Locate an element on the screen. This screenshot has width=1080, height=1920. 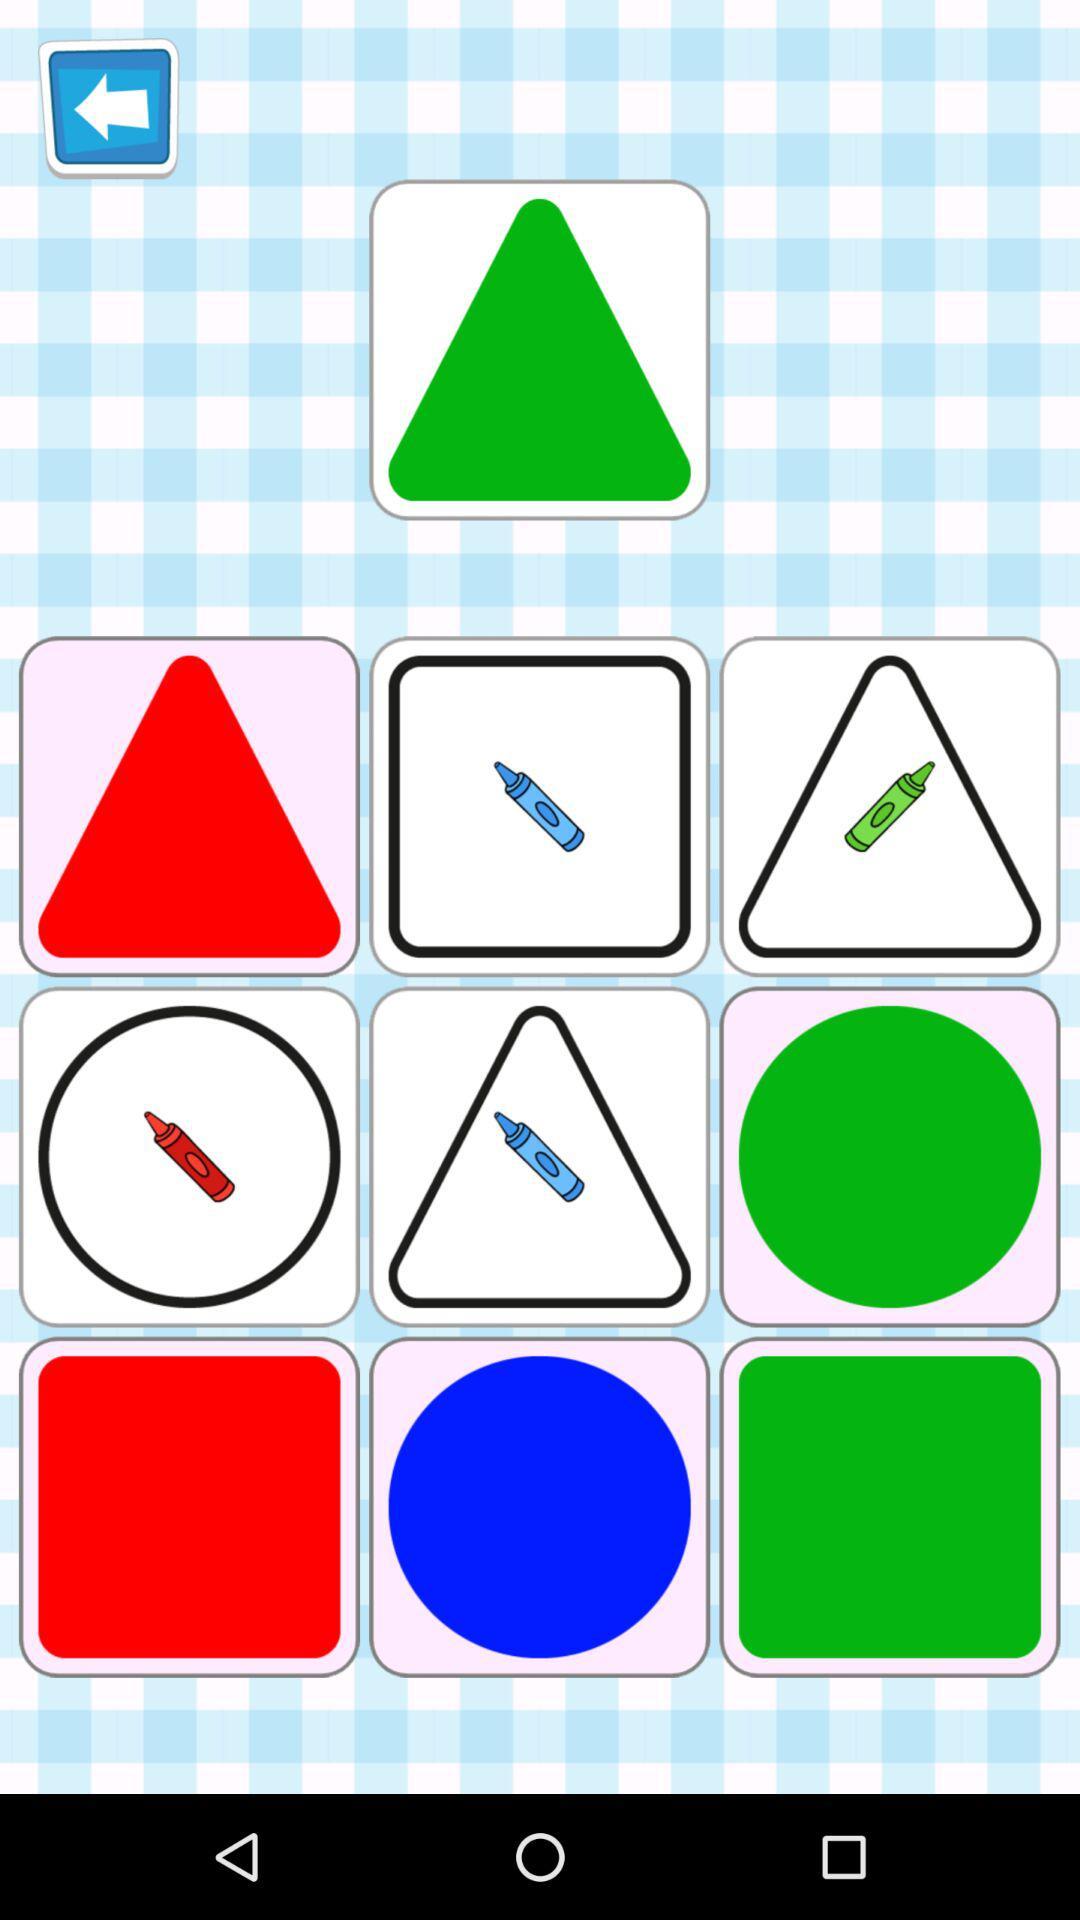
match green triangle is located at coordinates (538, 349).